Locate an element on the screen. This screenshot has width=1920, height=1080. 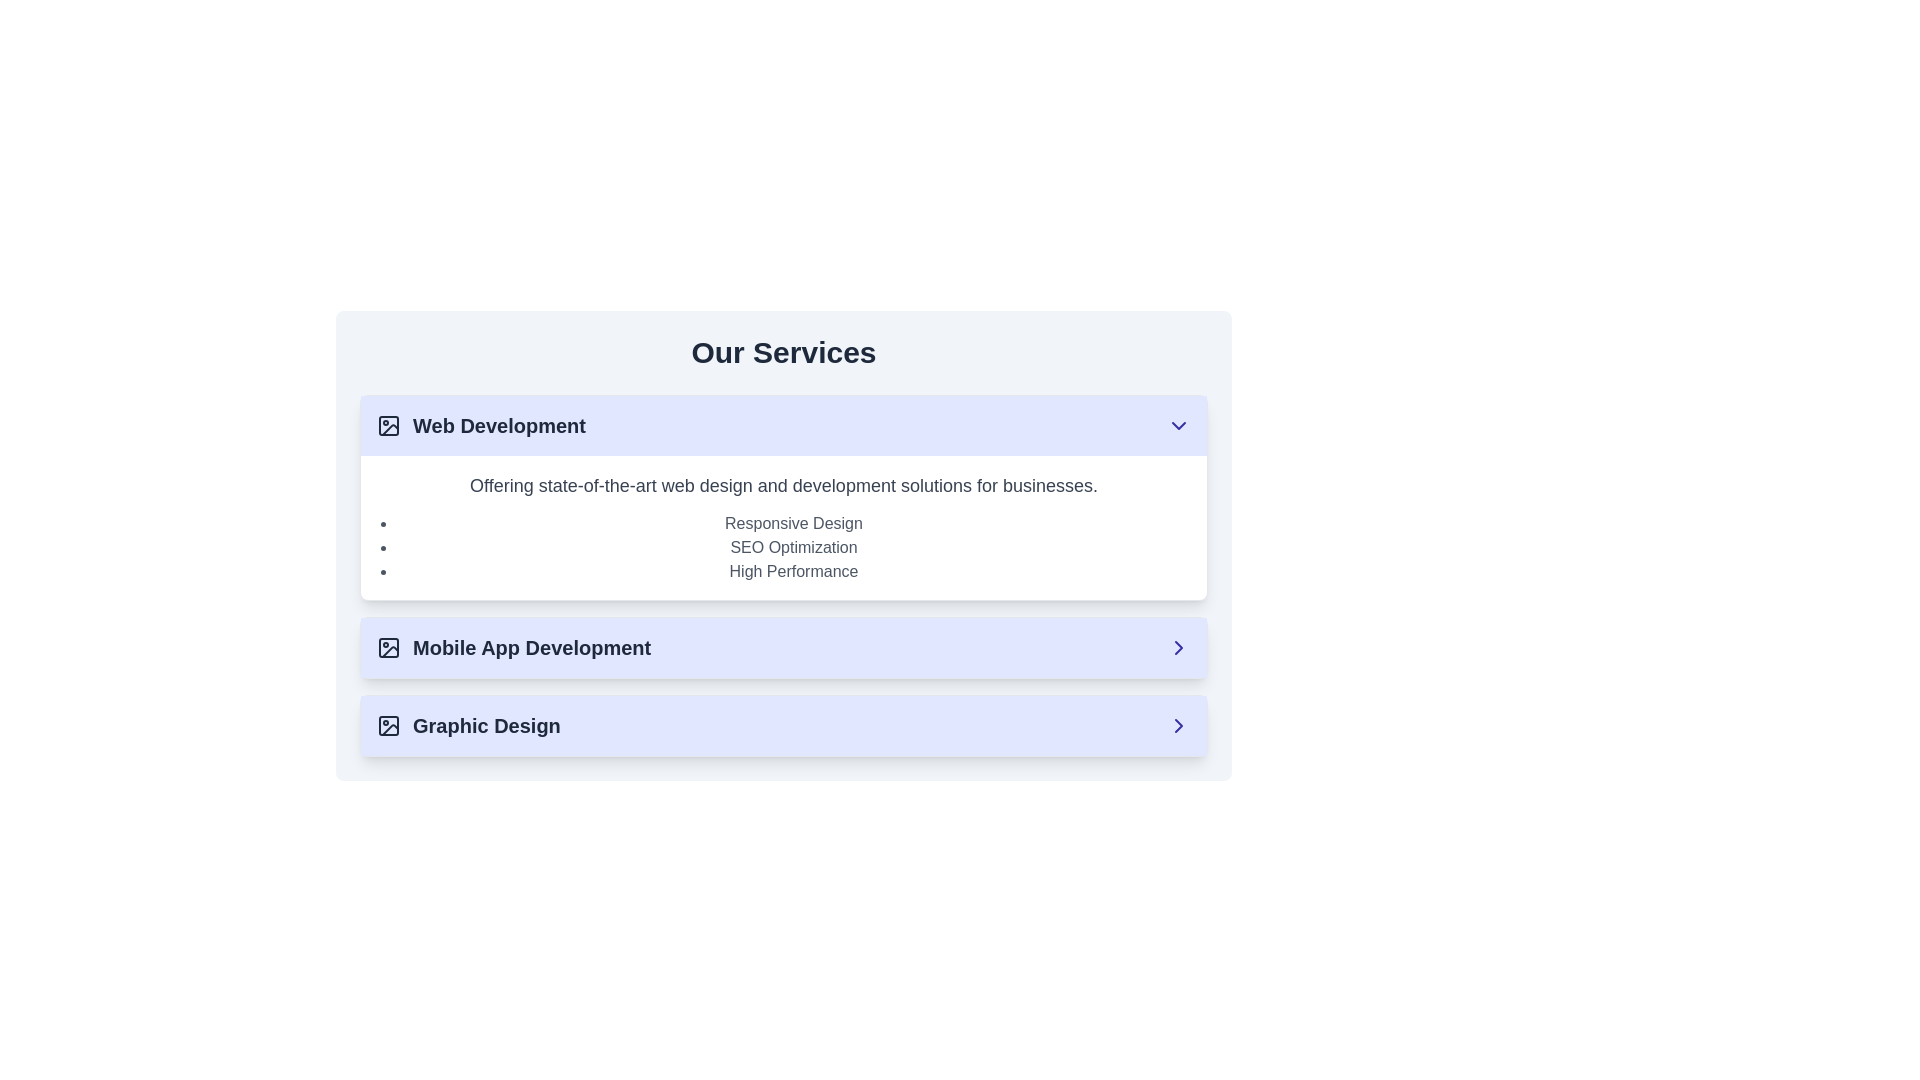
the dark indigo right-facing chevron icon at the far-right end of the 'Mobile App Development' row under 'Our Services' is located at coordinates (1179, 648).